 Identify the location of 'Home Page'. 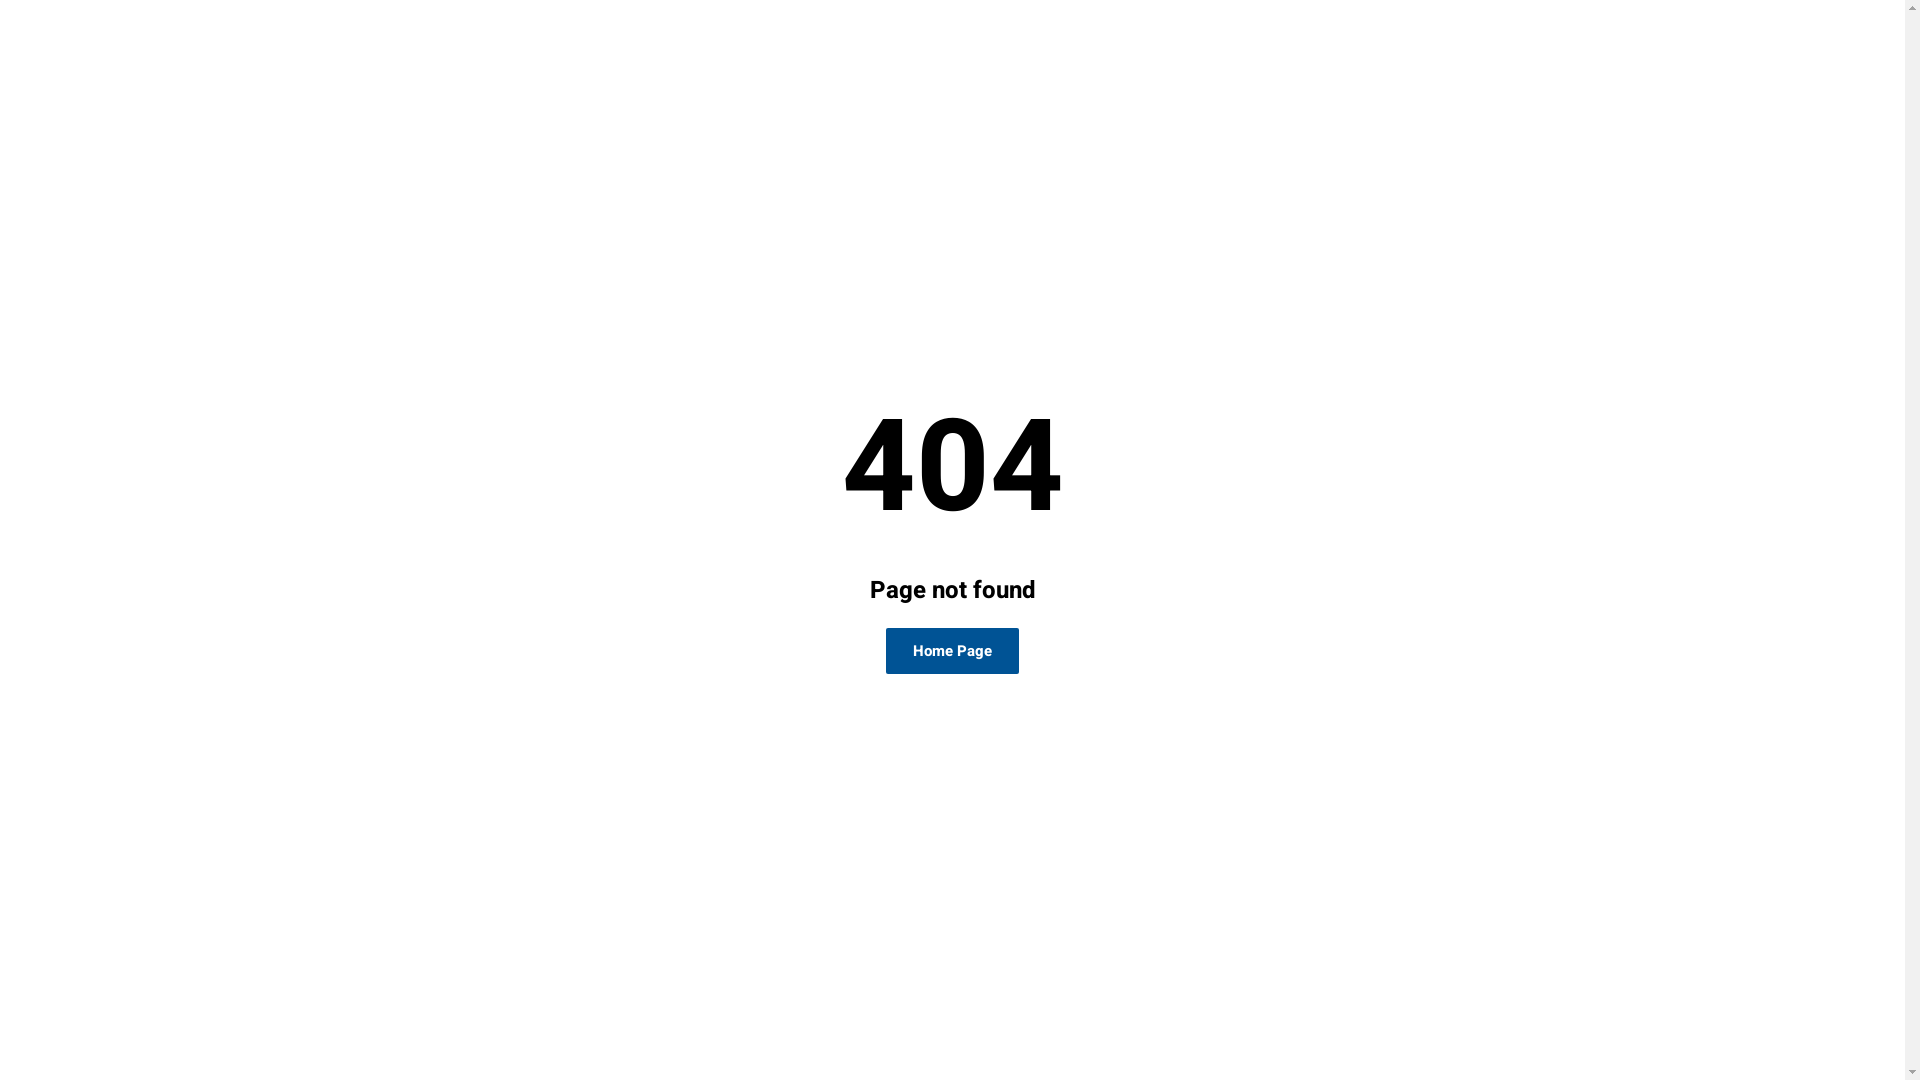
(885, 651).